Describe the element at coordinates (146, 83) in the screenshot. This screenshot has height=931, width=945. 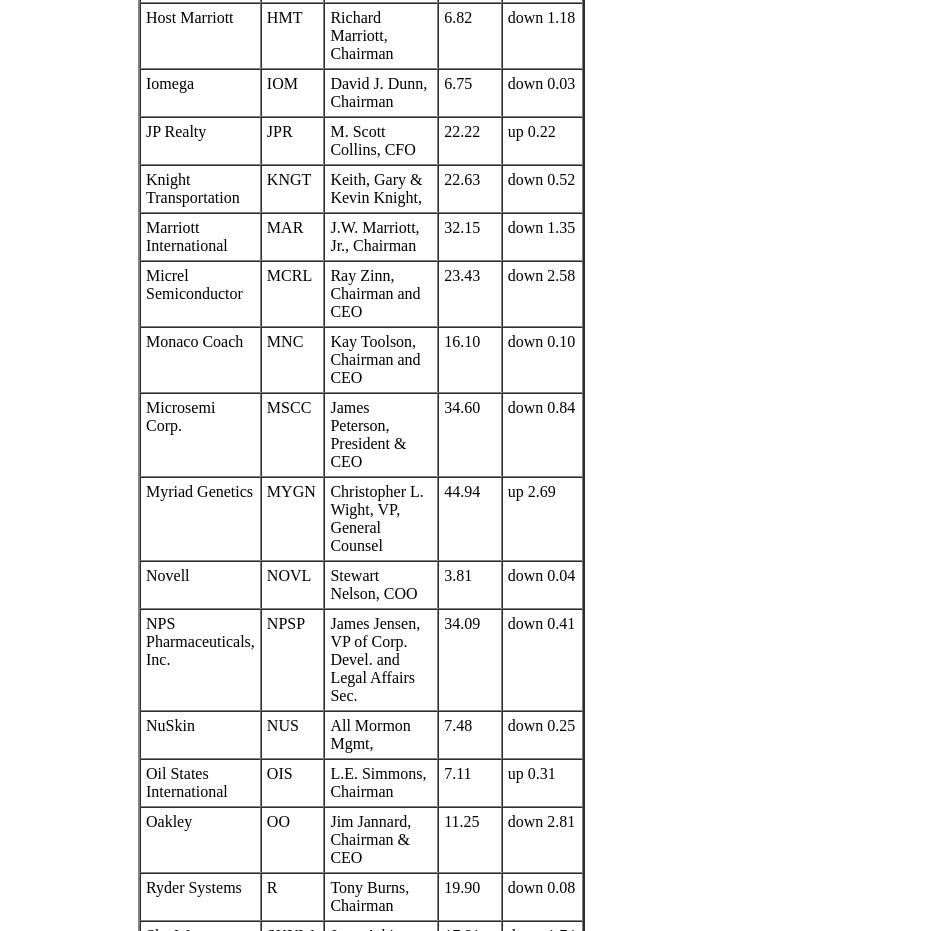
I see `'Iomega'` at that location.